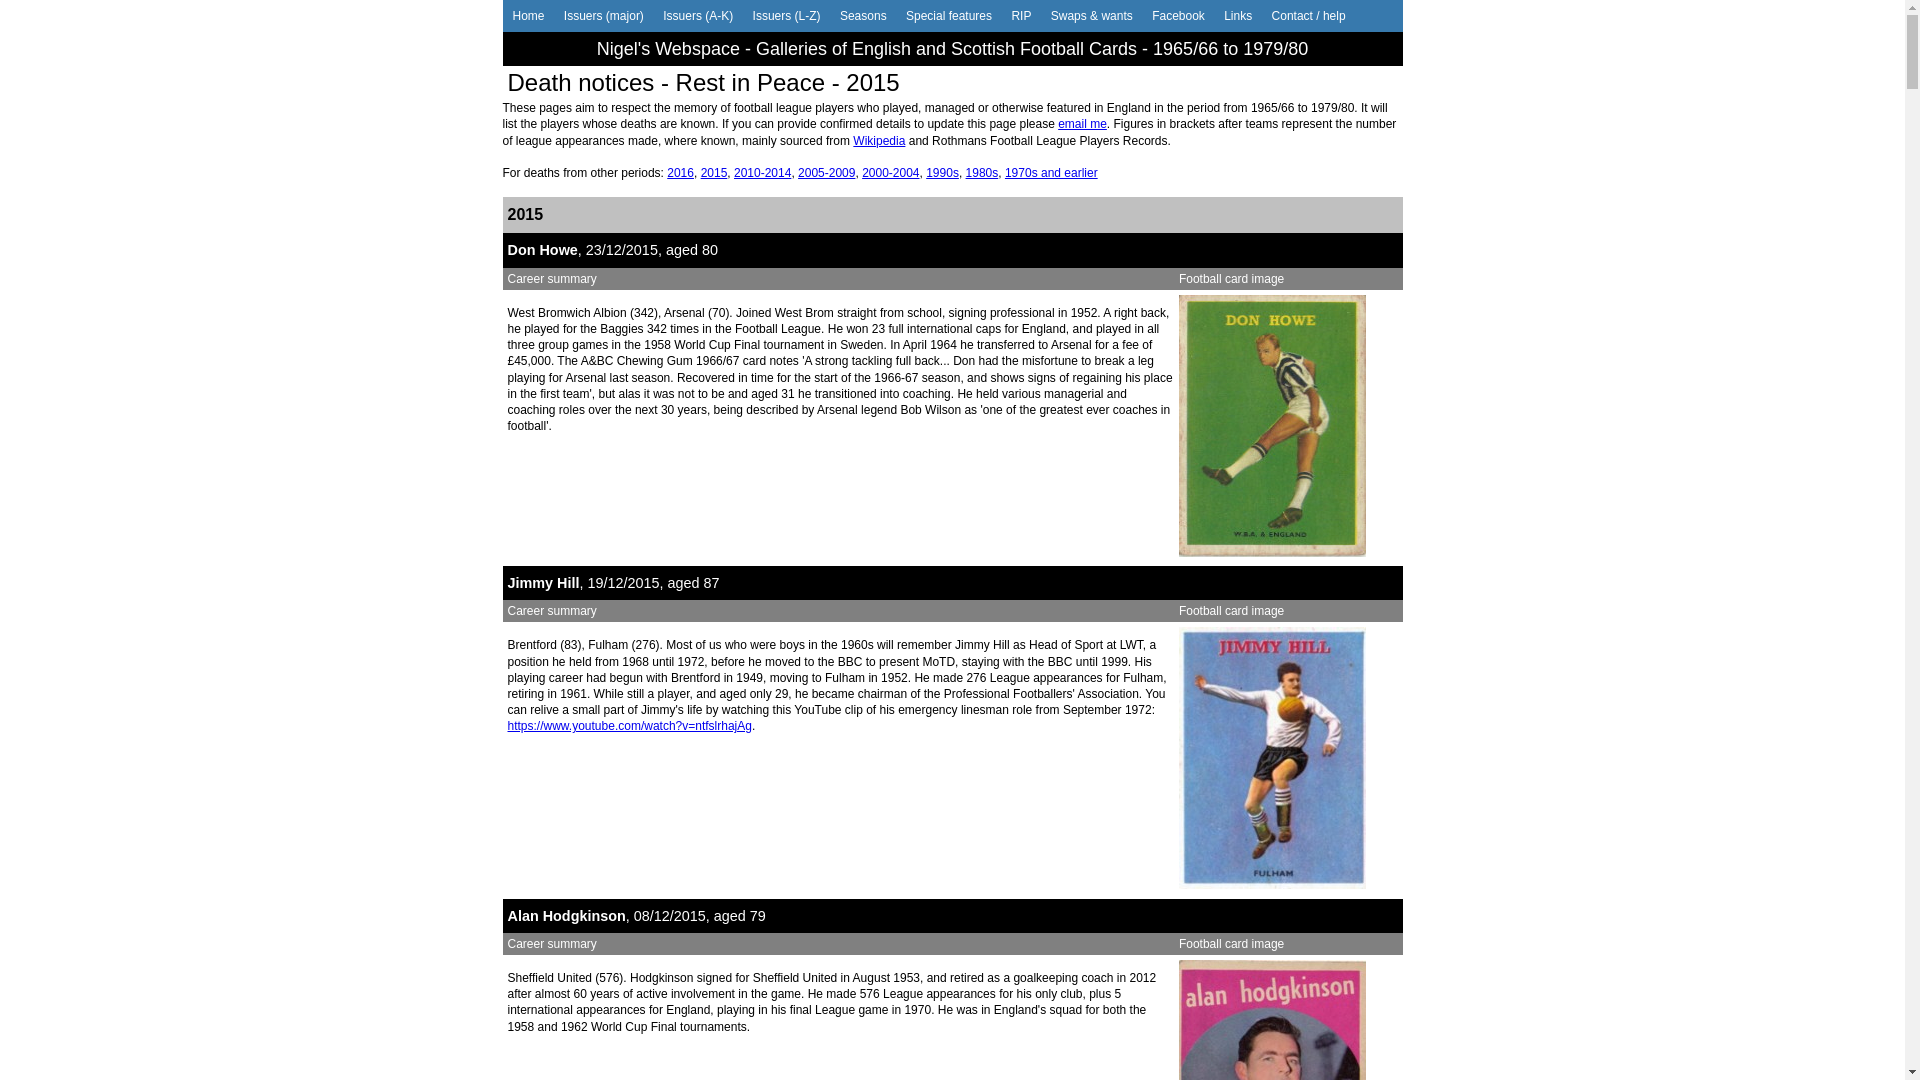 This screenshot has height=1080, width=1920. I want to click on '2000-2004', so click(889, 172).